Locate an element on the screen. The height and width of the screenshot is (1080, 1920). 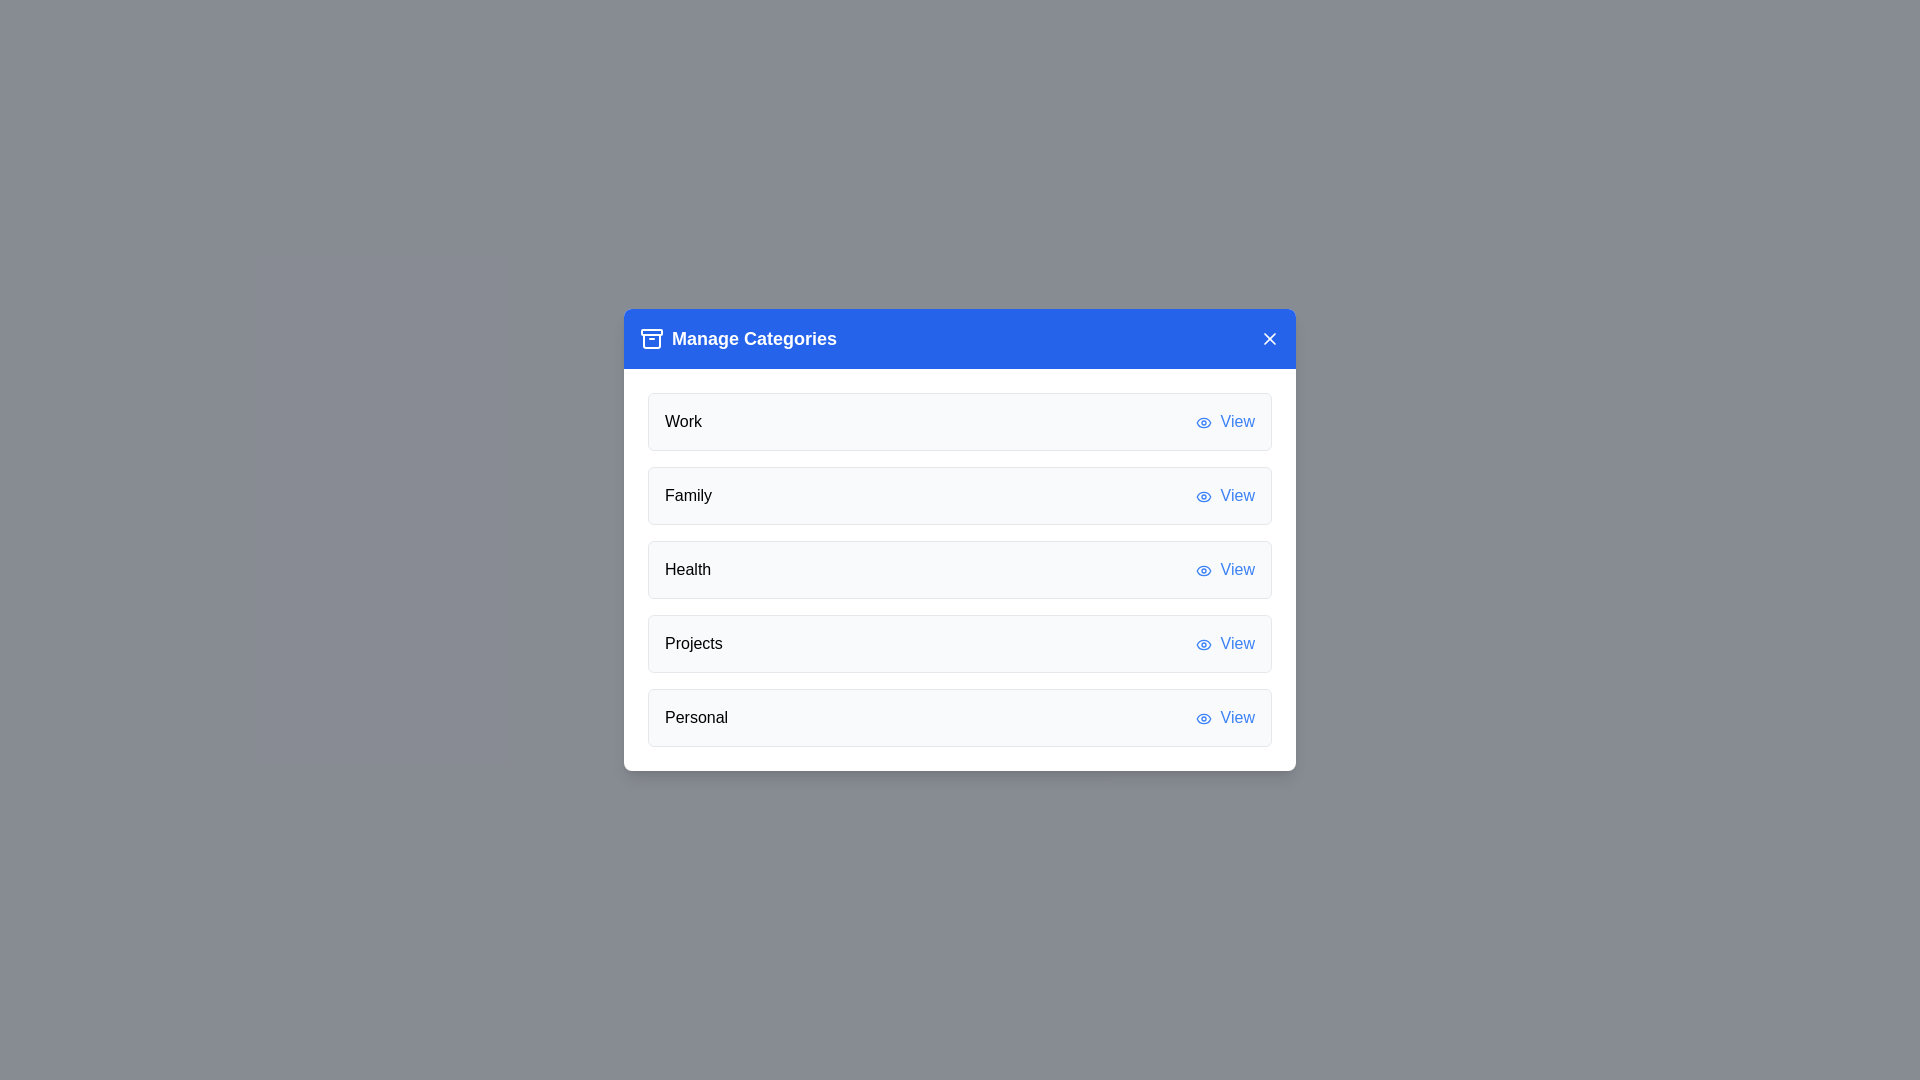
the 'View' button for the category Health is located at coordinates (1224, 570).